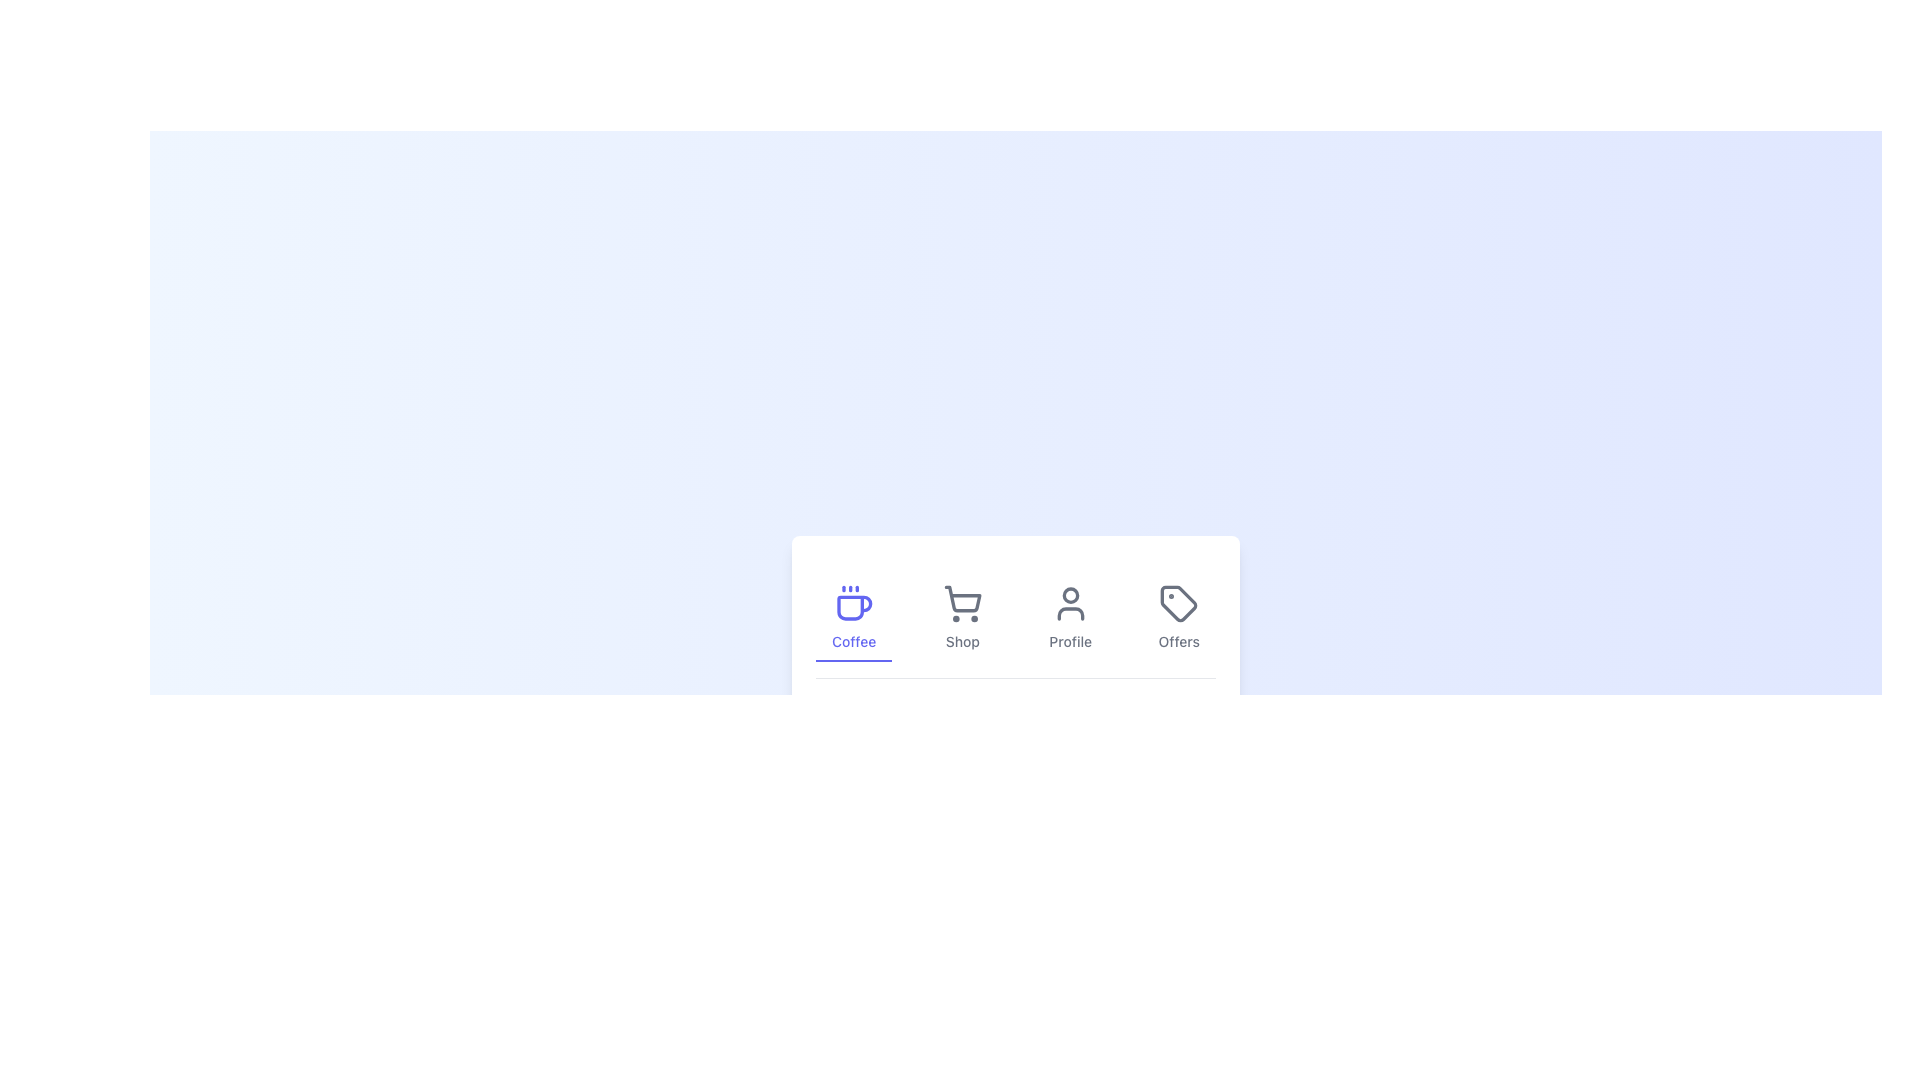 The height and width of the screenshot is (1080, 1920). What do you see at coordinates (854, 617) in the screenshot?
I see `the 'Coffee' button, which has an icon of a coffee cup and is part of the navigation bar` at bounding box center [854, 617].